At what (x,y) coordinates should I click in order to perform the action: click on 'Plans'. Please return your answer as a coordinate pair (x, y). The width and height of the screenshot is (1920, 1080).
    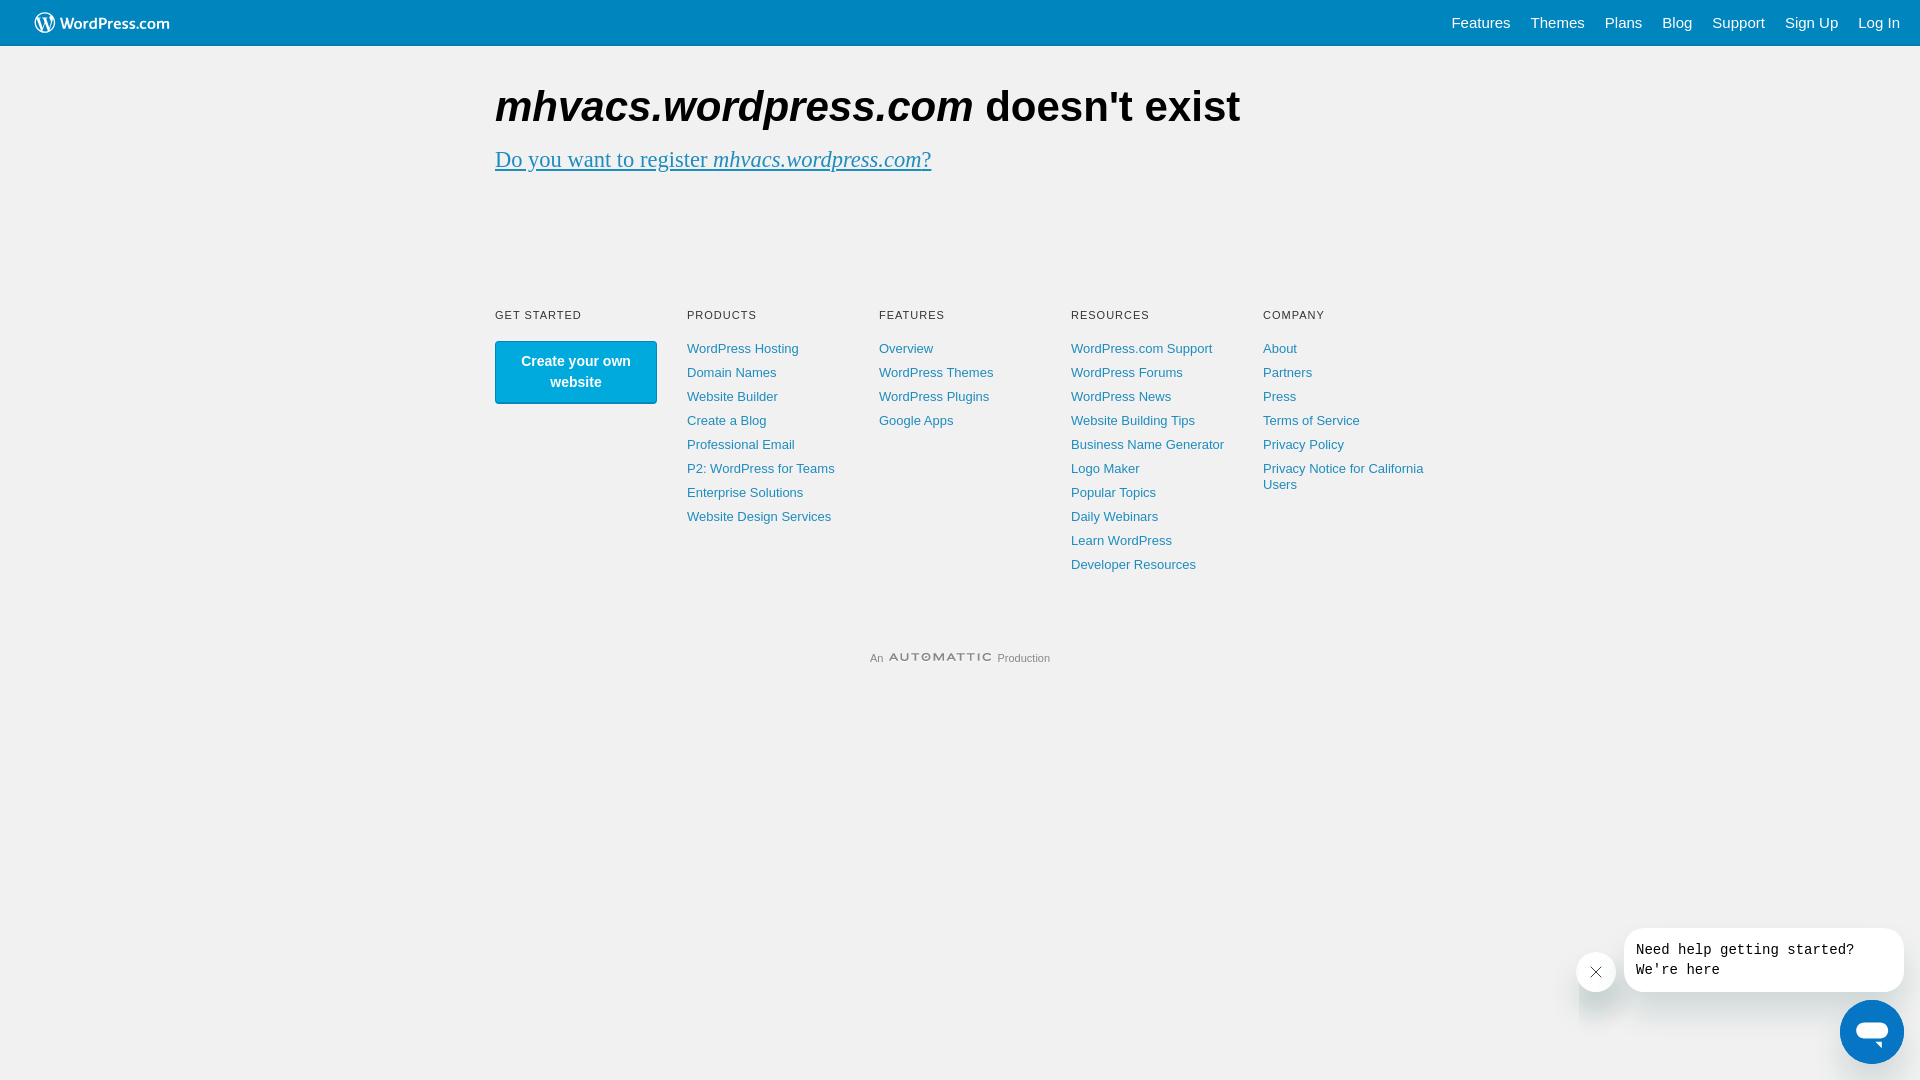
    Looking at the image, I should click on (1623, 23).